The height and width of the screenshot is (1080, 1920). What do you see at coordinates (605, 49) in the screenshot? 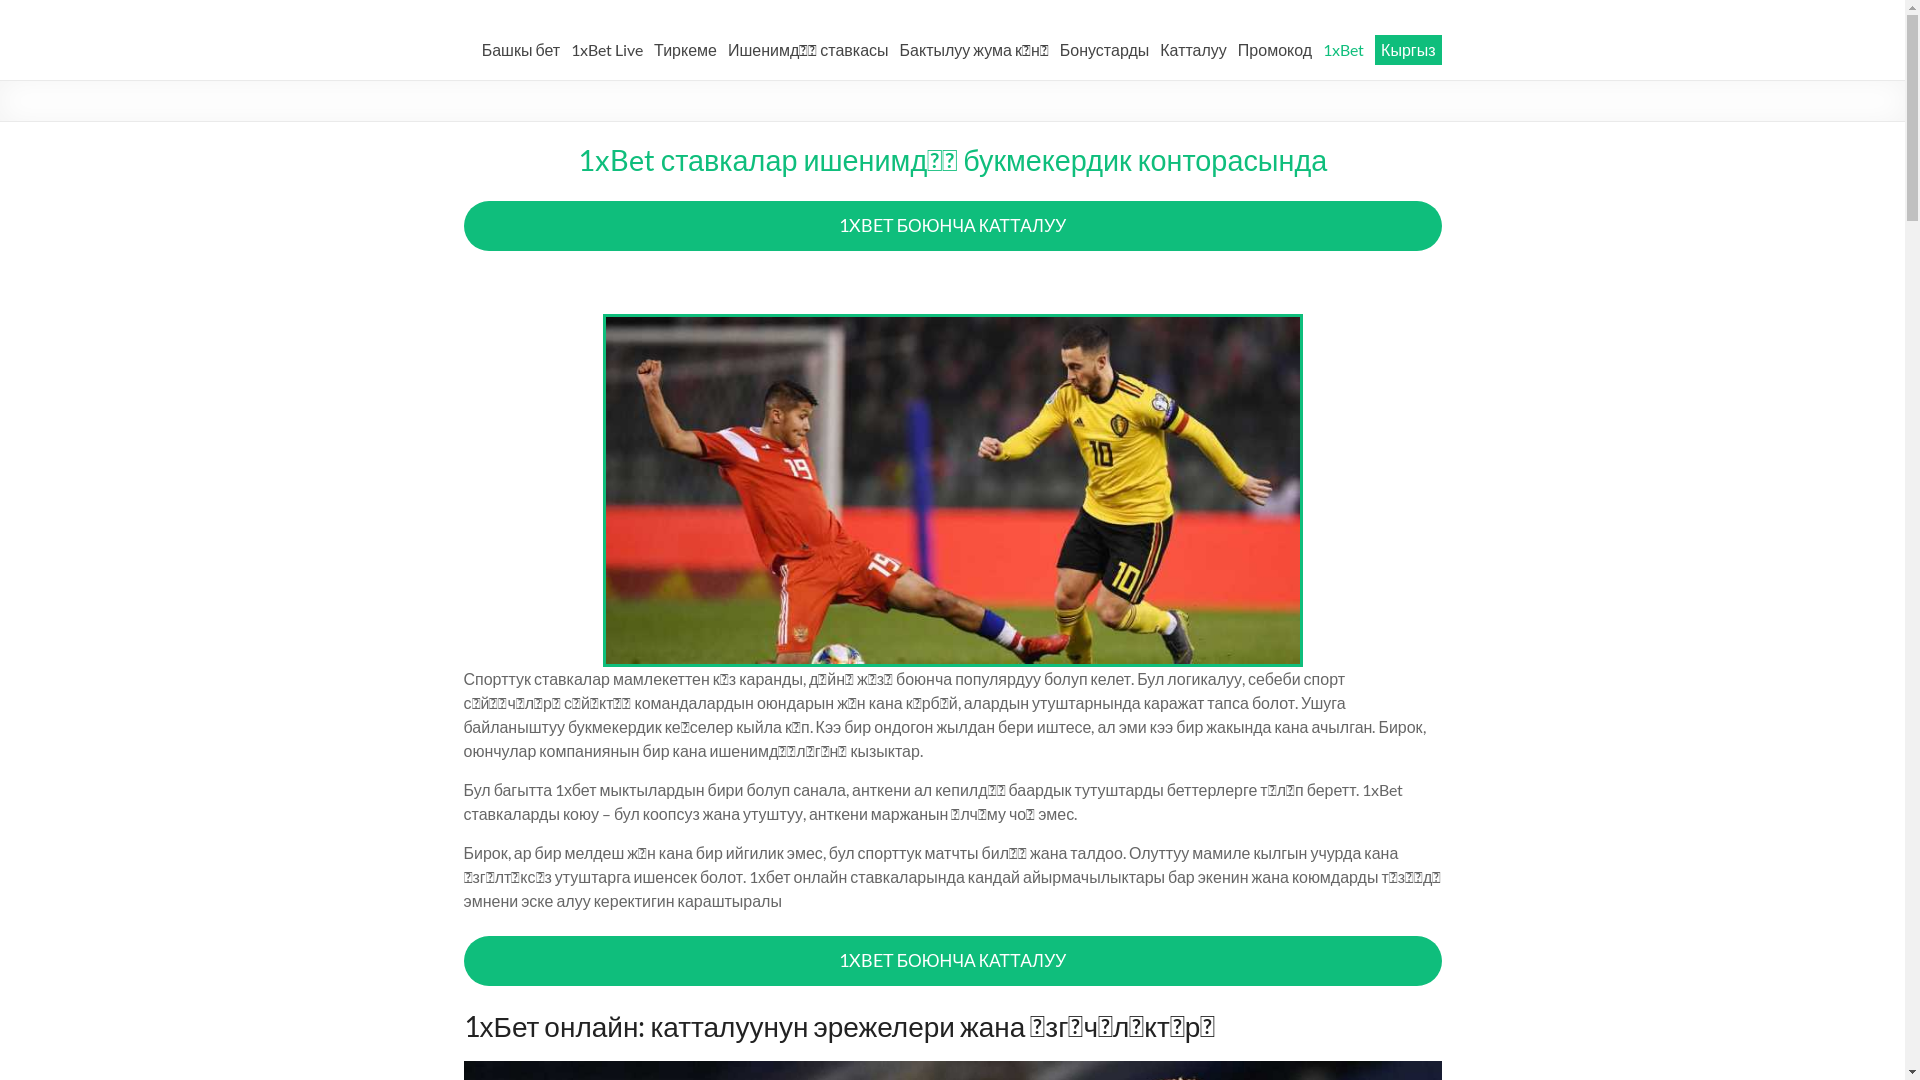
I see `'1xBet Live'` at bounding box center [605, 49].